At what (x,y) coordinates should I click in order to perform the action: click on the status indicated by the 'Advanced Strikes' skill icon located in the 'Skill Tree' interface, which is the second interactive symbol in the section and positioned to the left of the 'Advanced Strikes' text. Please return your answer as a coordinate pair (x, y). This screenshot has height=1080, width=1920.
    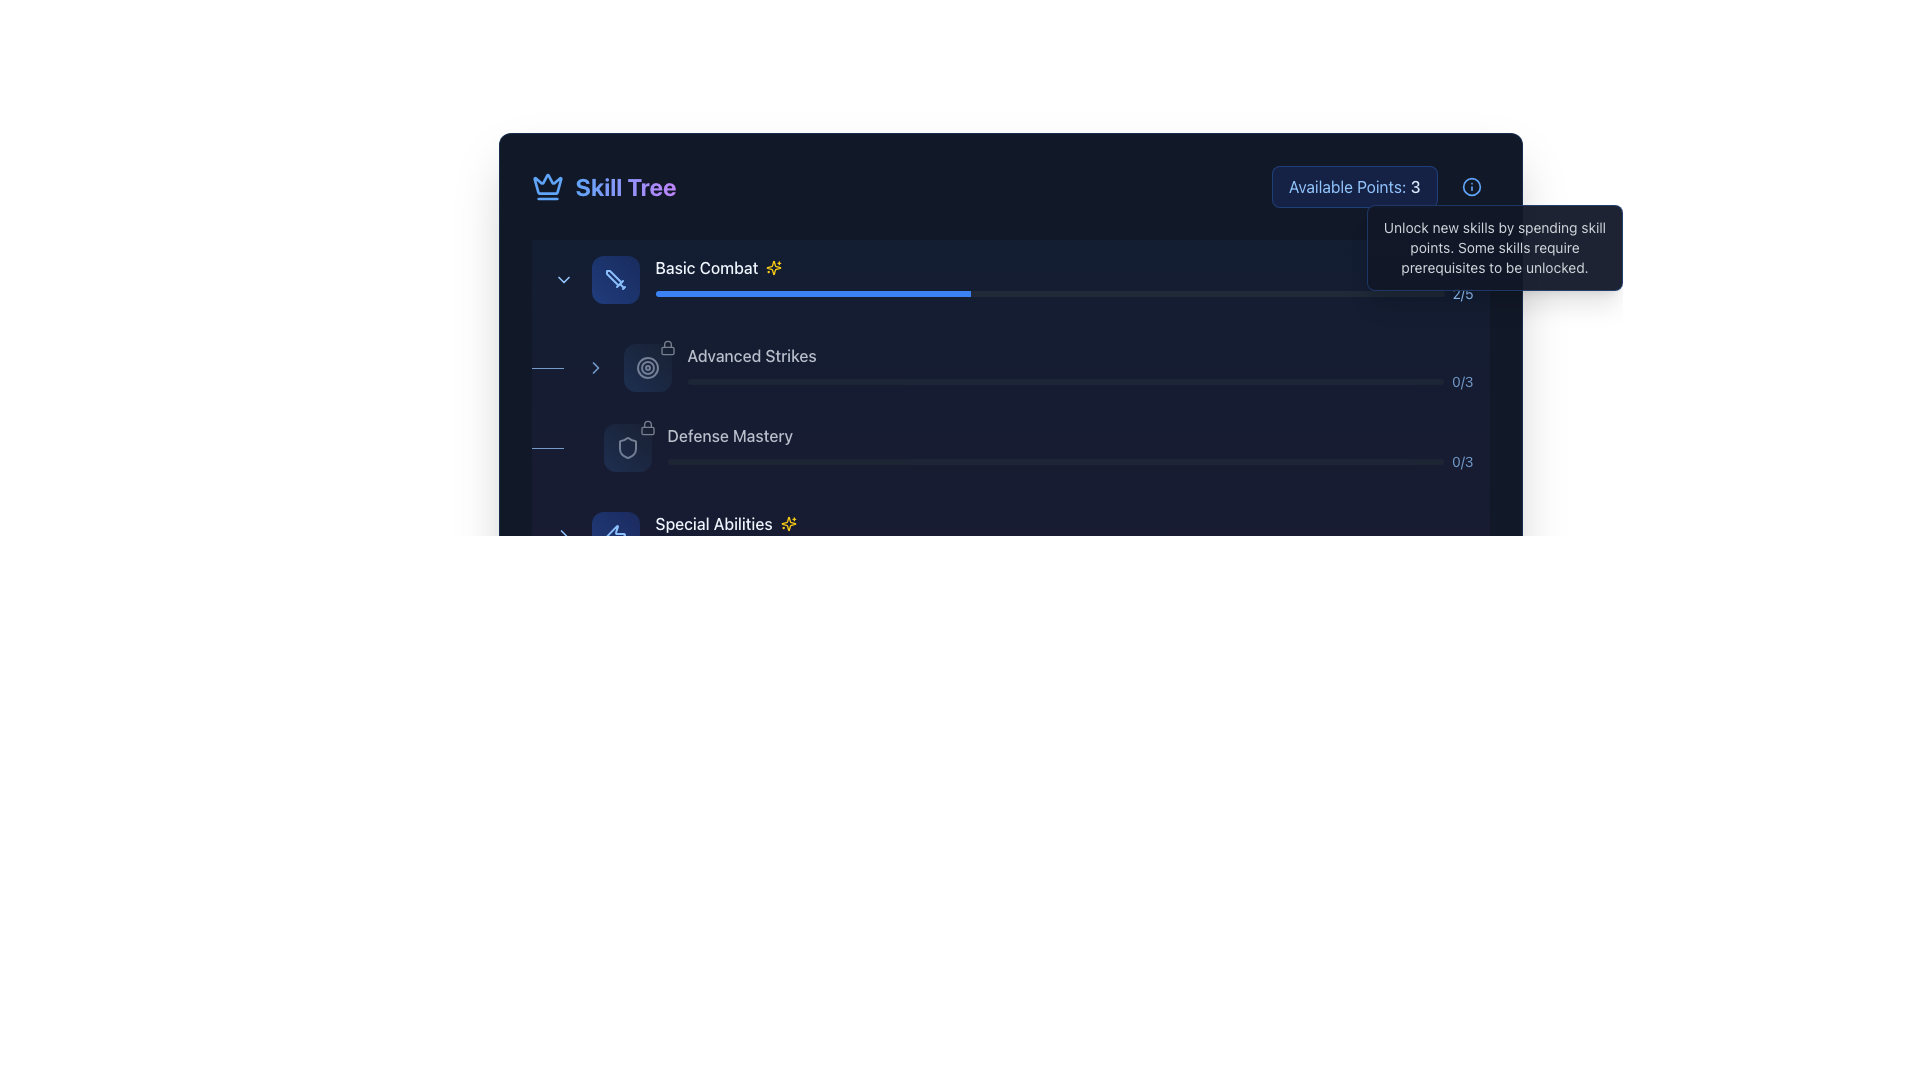
    Looking at the image, I should click on (647, 367).